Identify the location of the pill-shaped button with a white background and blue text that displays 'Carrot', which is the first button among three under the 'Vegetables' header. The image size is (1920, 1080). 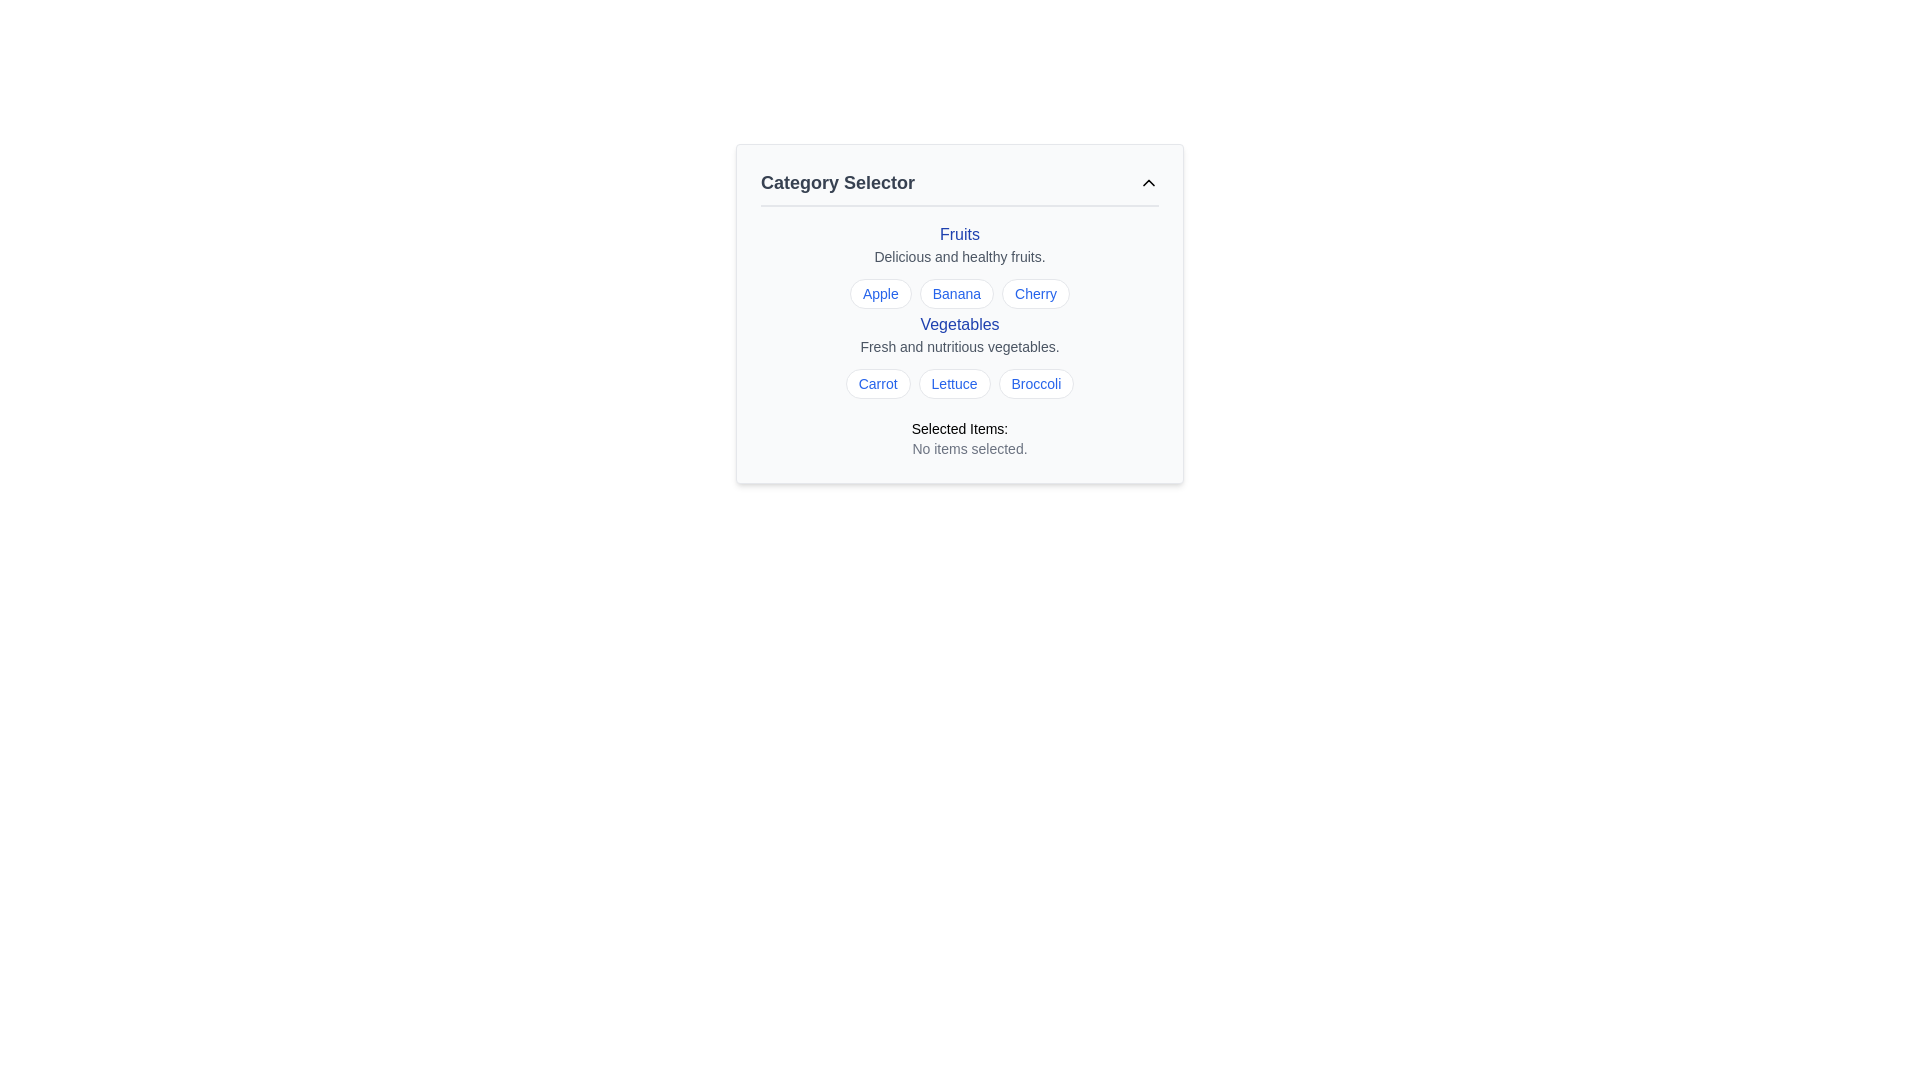
(878, 384).